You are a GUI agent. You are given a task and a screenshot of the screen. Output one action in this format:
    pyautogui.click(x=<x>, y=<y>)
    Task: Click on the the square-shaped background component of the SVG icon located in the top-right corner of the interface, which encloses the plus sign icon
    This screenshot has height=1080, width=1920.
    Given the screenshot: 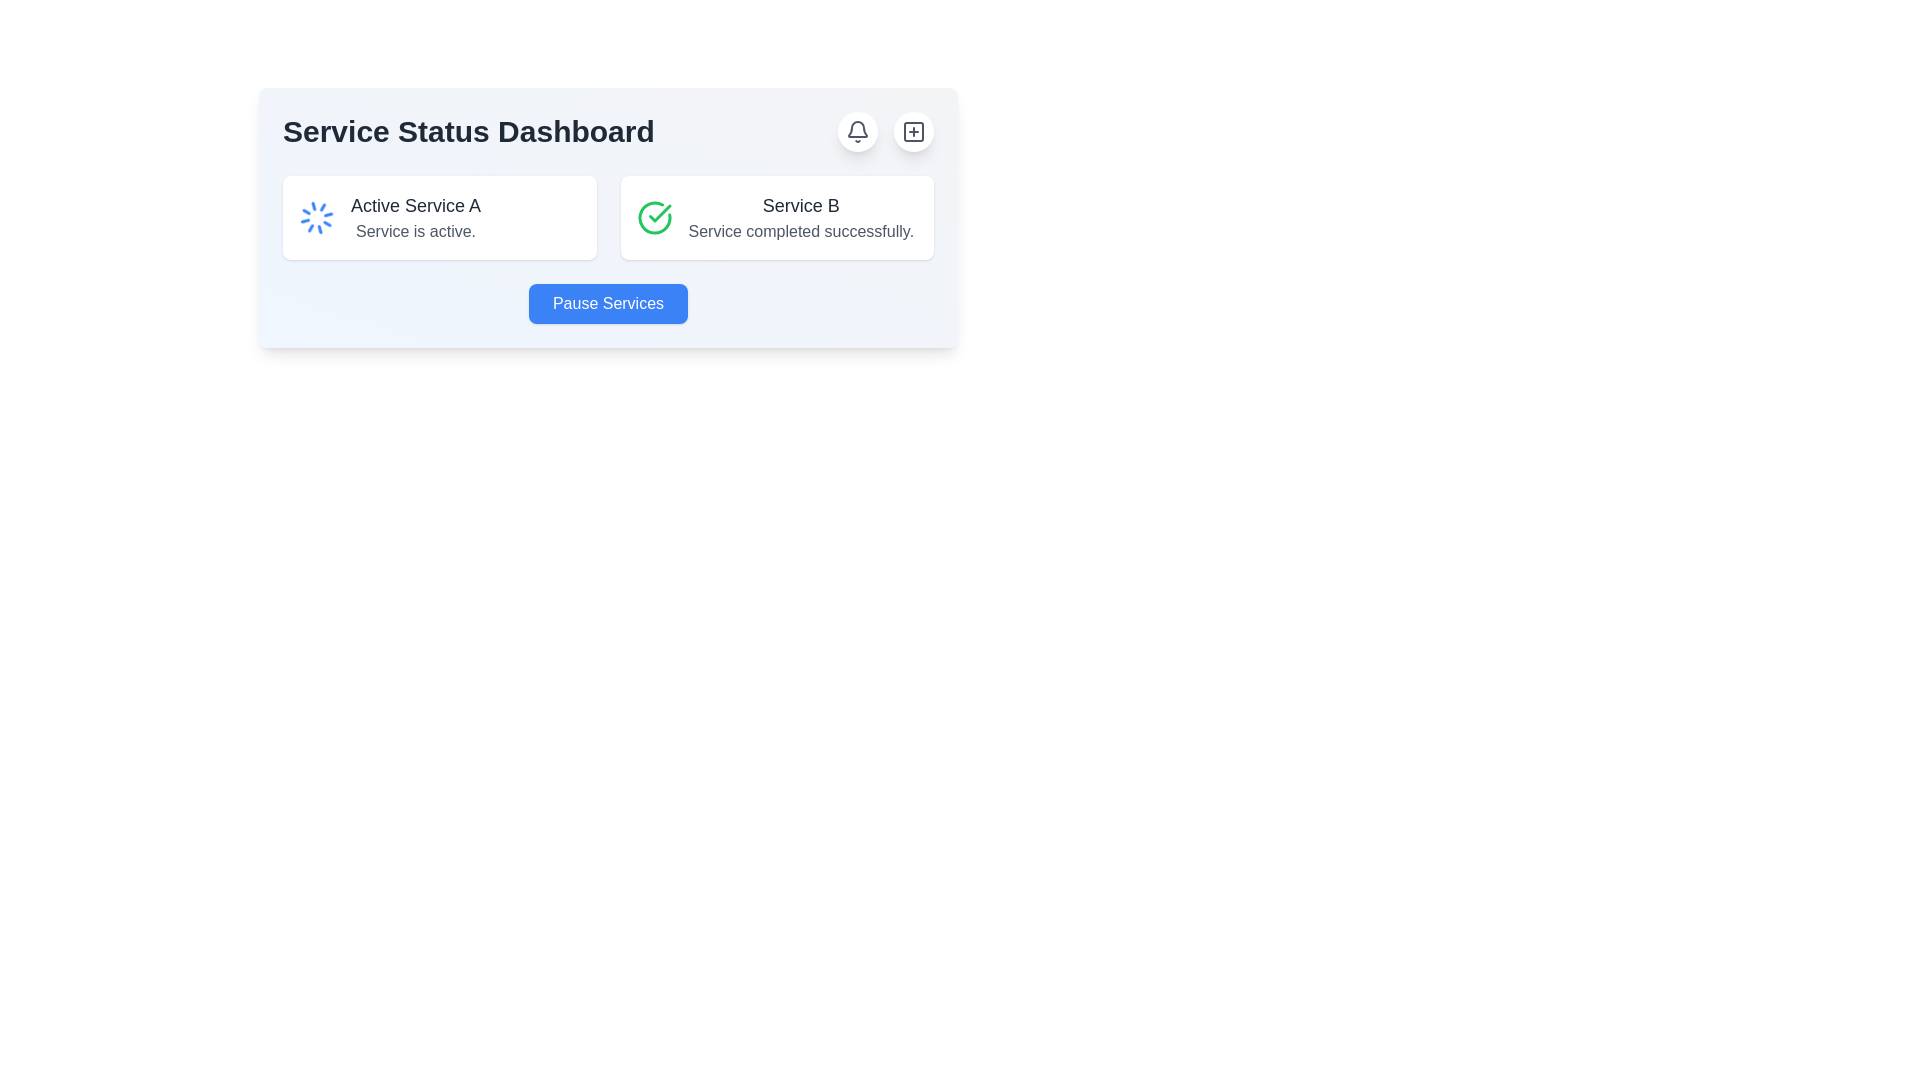 What is the action you would take?
    pyautogui.click(x=912, y=131)
    